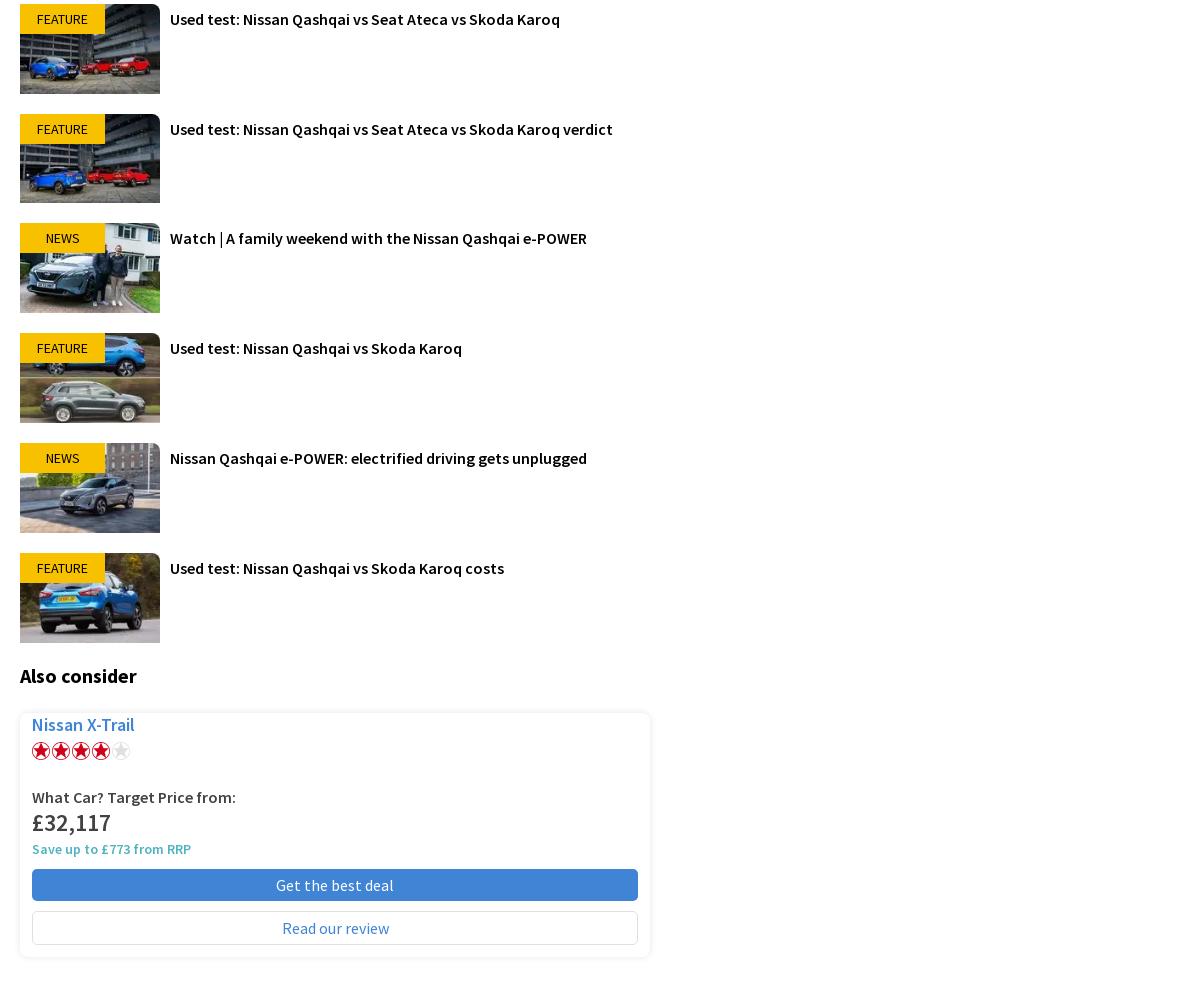 This screenshot has width=1191, height=991. Describe the element at coordinates (159, 847) in the screenshot. I see `'from RRP'` at that location.